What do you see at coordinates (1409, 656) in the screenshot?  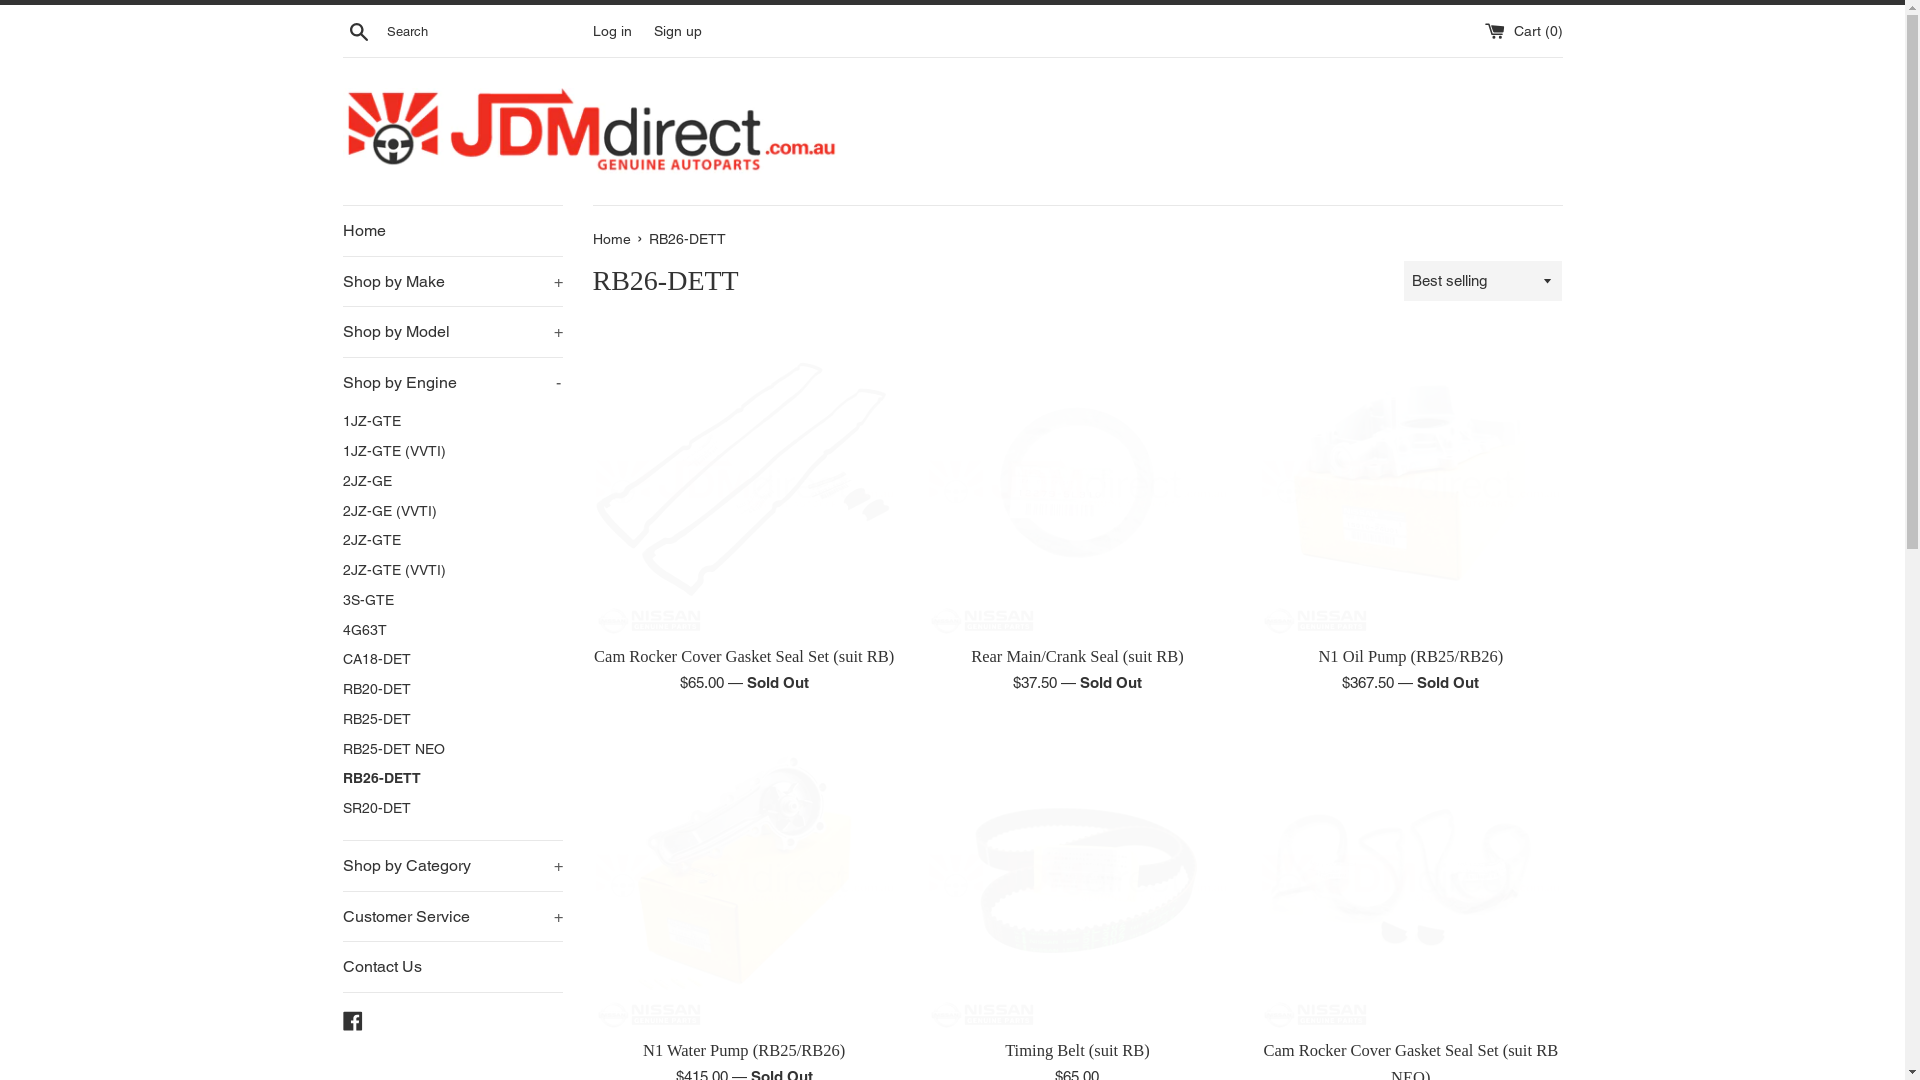 I see `'N1 Oil Pump (RB25/RB26)'` at bounding box center [1409, 656].